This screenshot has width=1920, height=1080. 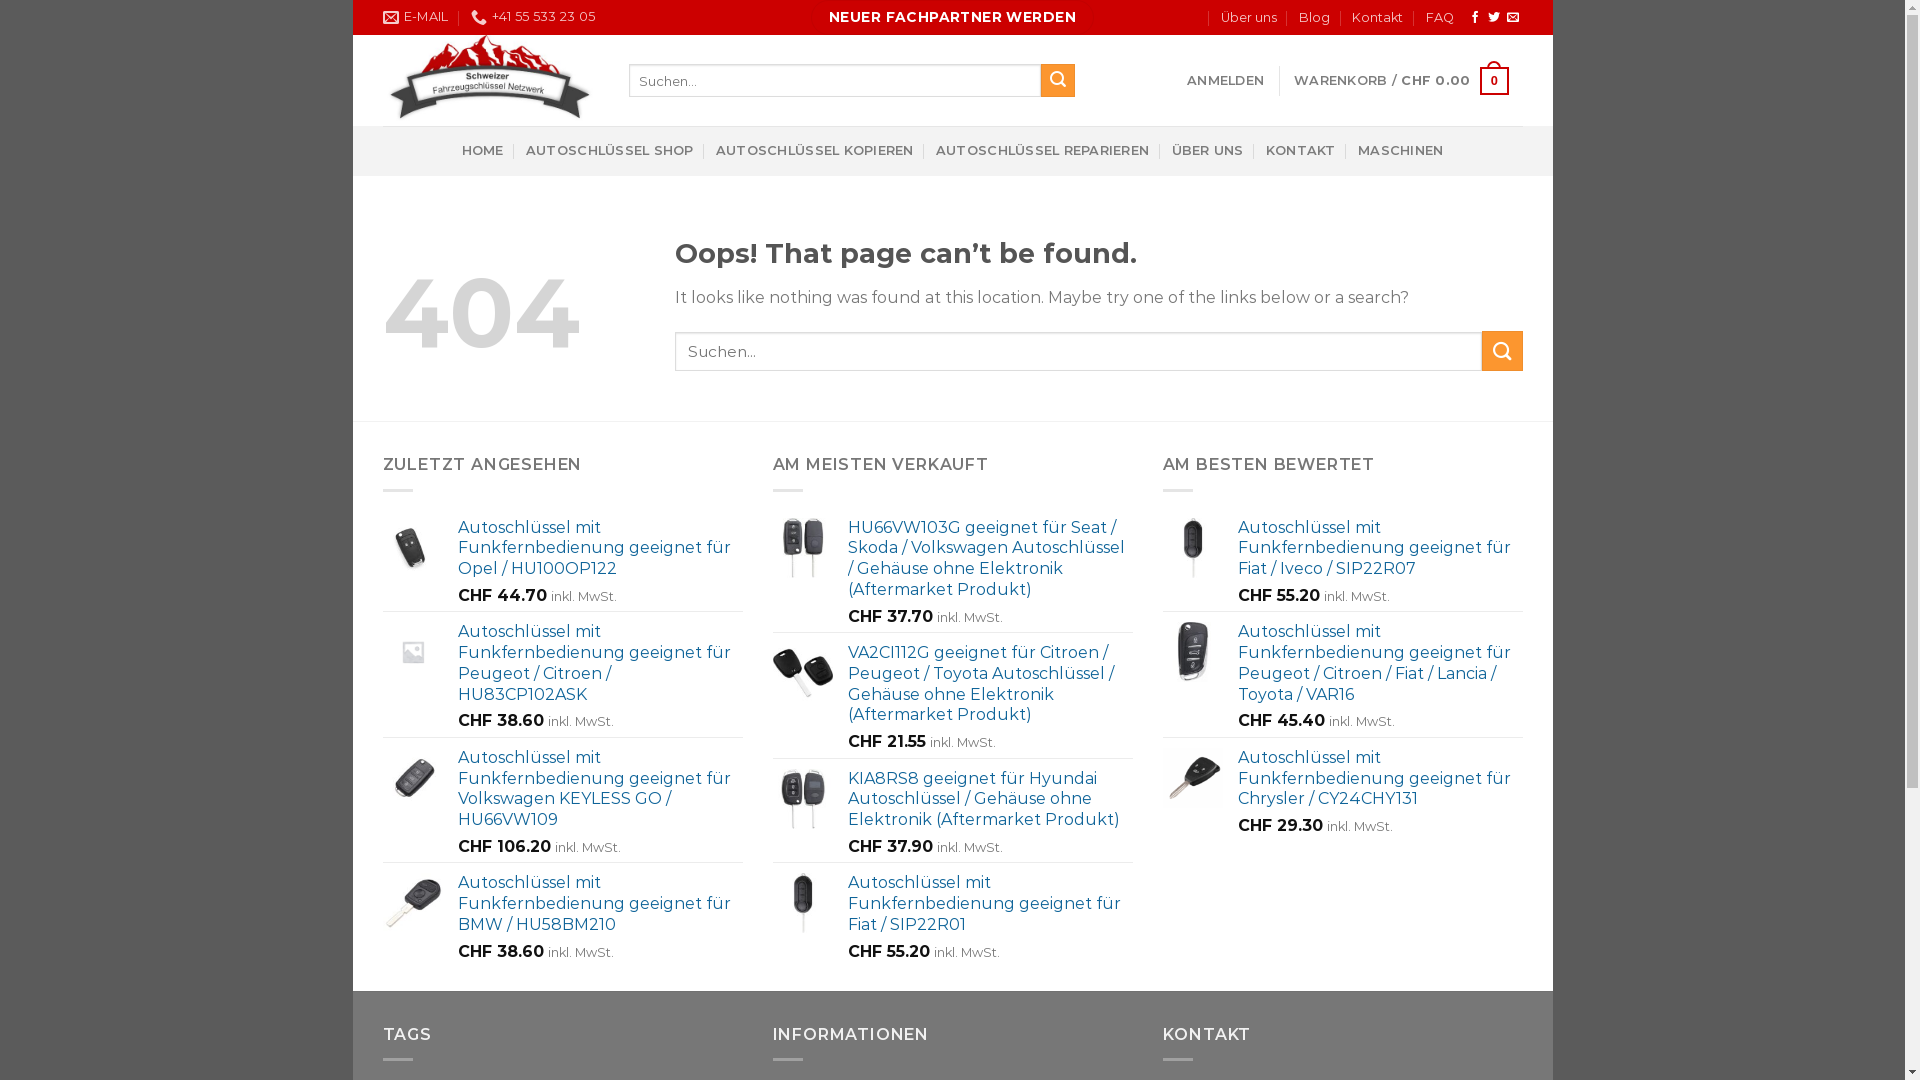 What do you see at coordinates (483, 149) in the screenshot?
I see `'HOME'` at bounding box center [483, 149].